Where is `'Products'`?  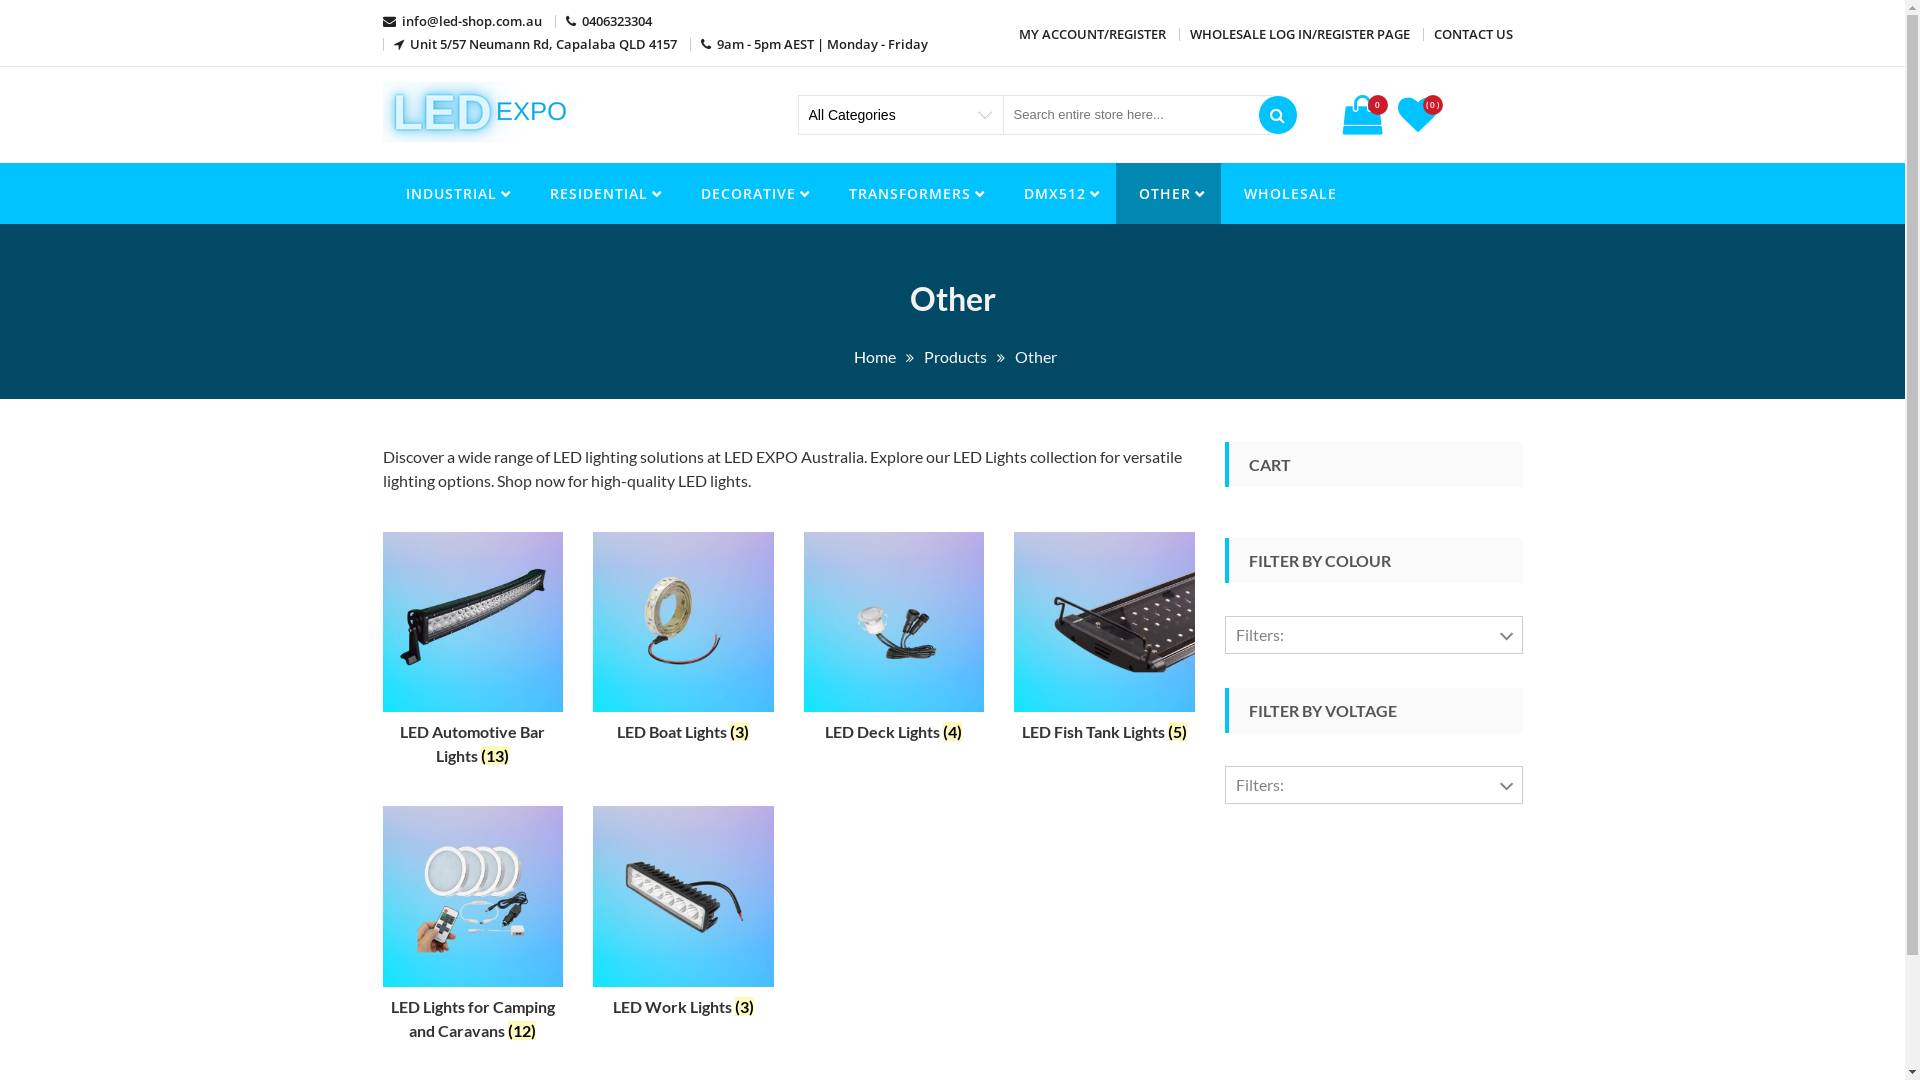 'Products' is located at coordinates (954, 355).